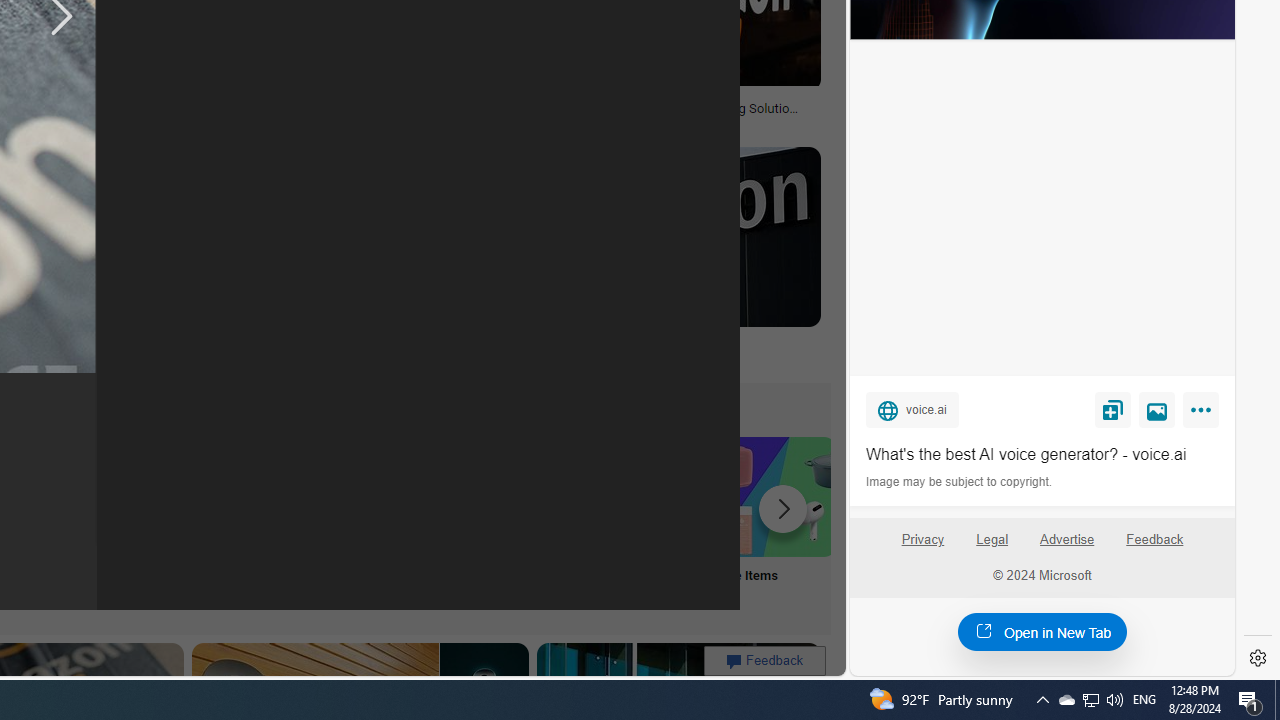  What do you see at coordinates (1041, 631) in the screenshot?
I see `'Open in New Tab'` at bounding box center [1041, 631].